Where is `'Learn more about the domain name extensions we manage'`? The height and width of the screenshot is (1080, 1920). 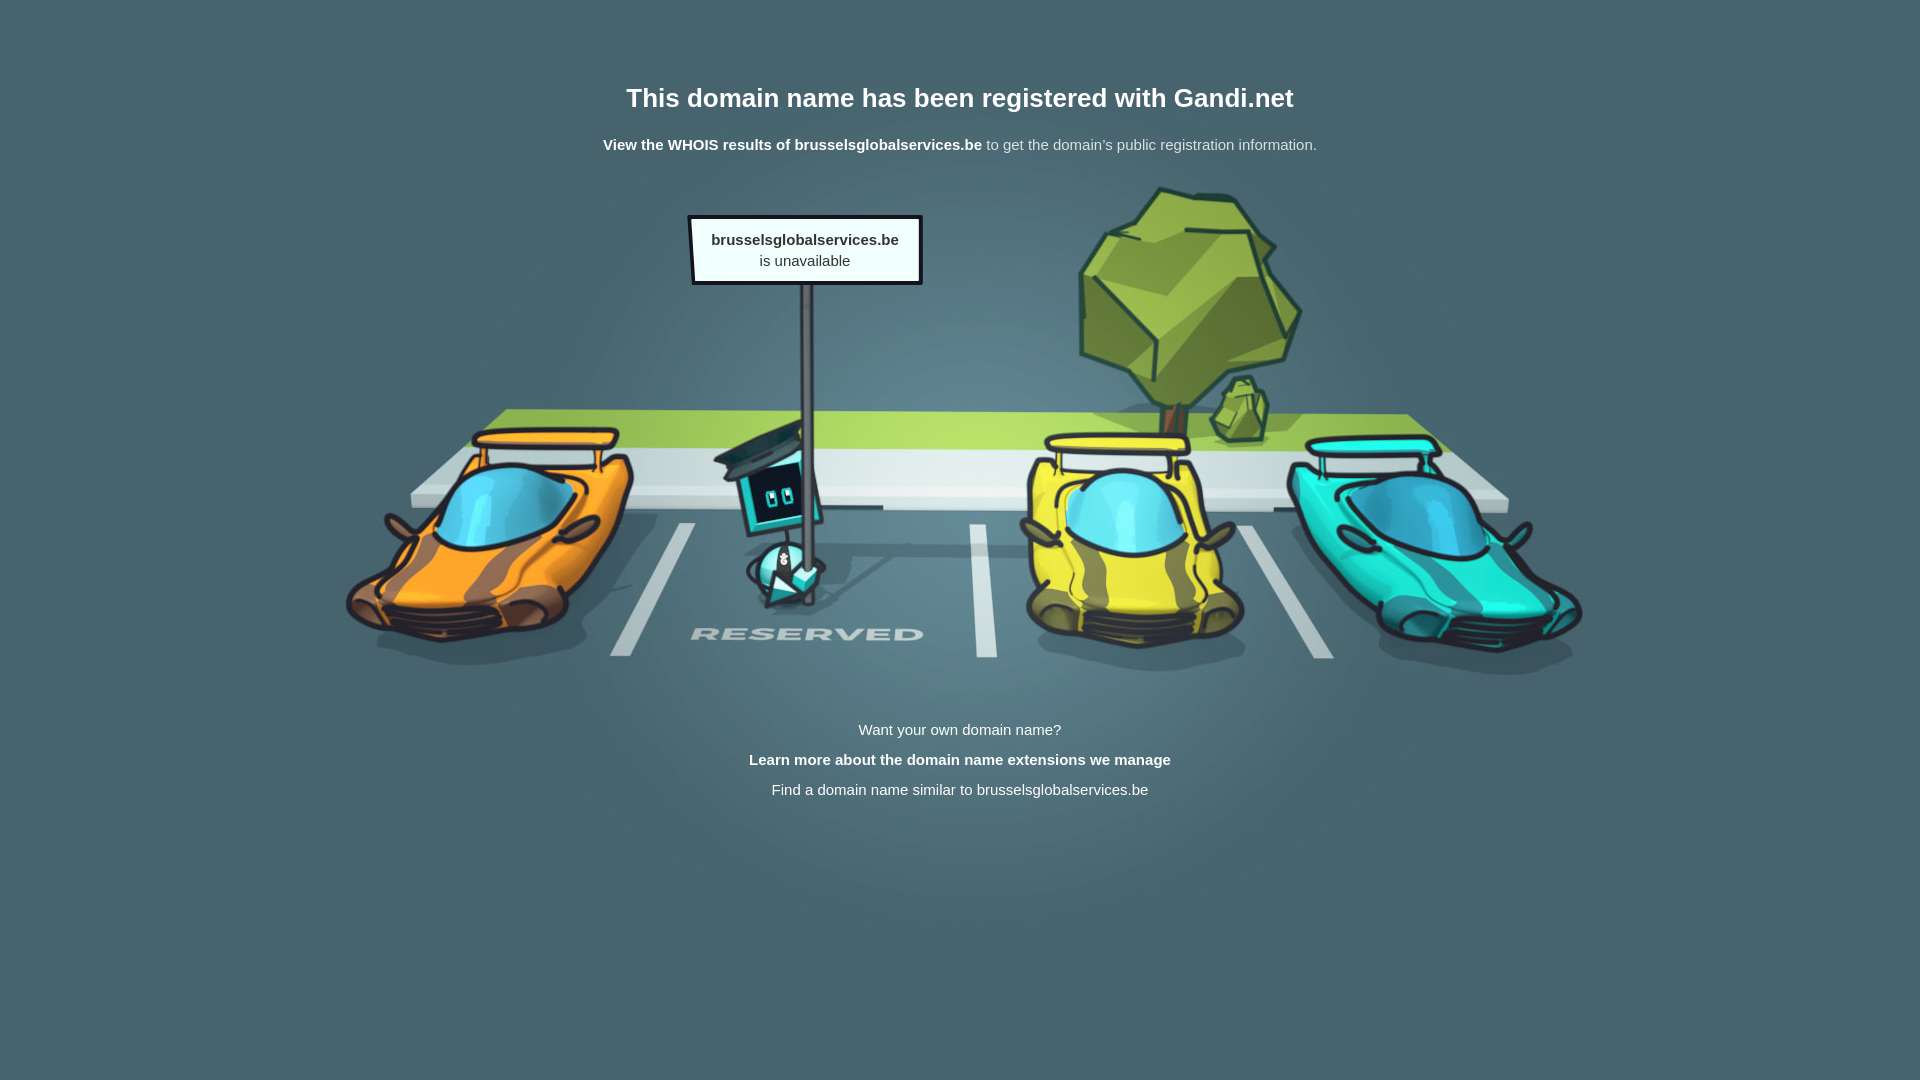
'Learn more about the domain name extensions we manage' is located at coordinates (960, 759).